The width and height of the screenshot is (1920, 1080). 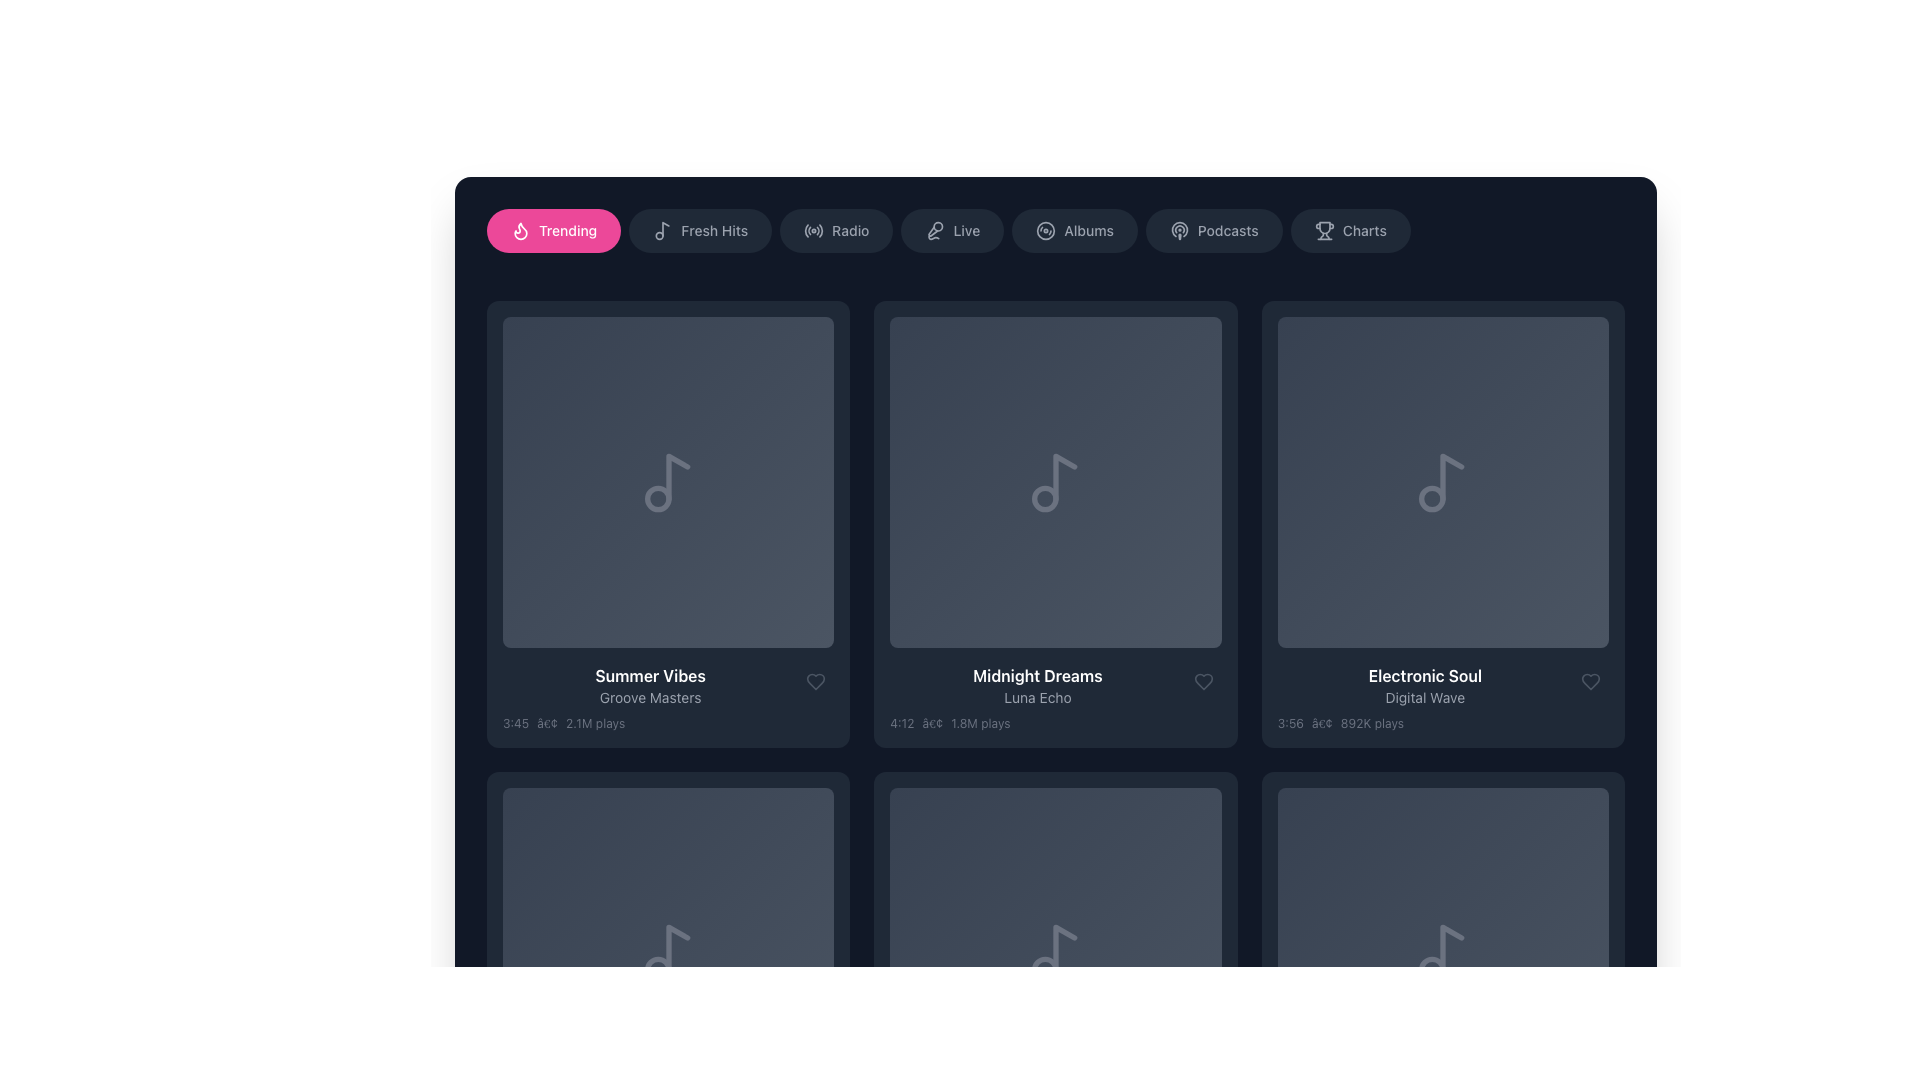 I want to click on the trophy icon located near the top navigation bar, aligned with the text 'Charts', which is styled in a subtle gray tone and features a minimalist design, so click(x=1324, y=230).